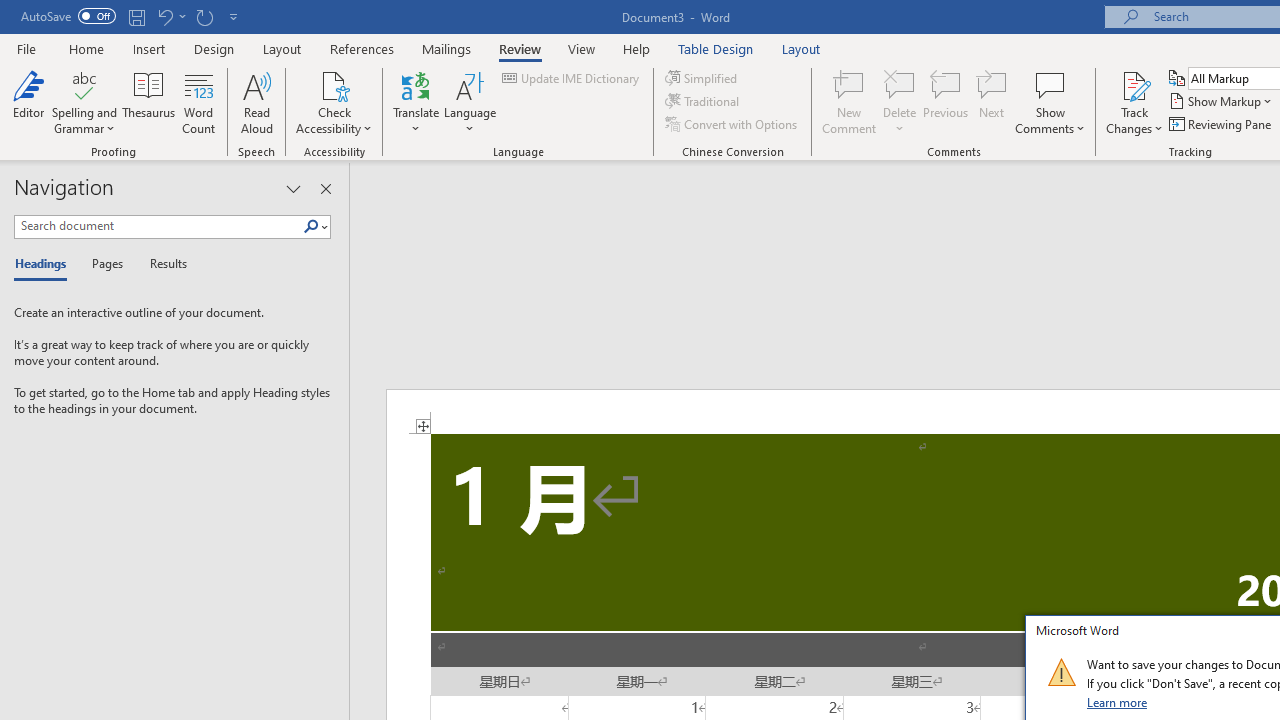 The height and width of the screenshot is (720, 1280). What do you see at coordinates (214, 48) in the screenshot?
I see `'Design'` at bounding box center [214, 48].